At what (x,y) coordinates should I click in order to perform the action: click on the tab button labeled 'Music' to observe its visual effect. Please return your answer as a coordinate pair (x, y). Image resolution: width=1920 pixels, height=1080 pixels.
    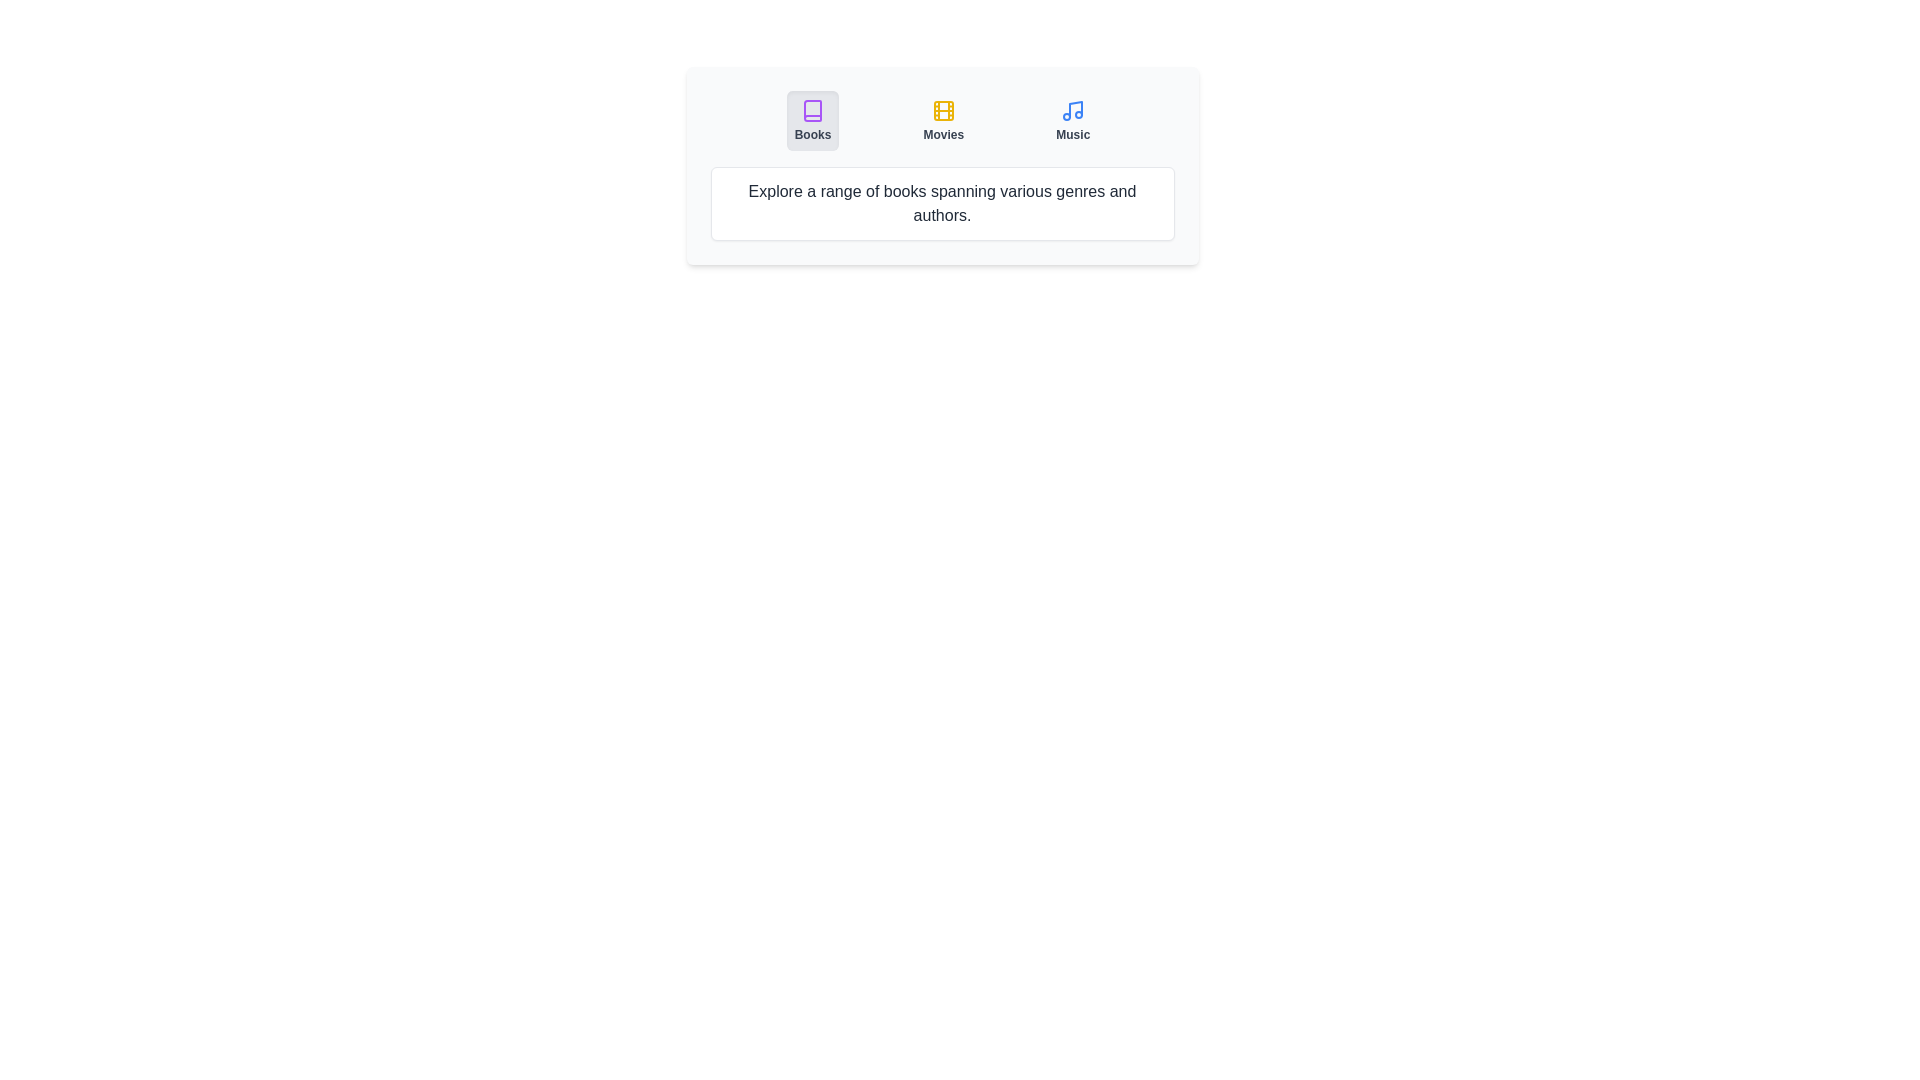
    Looking at the image, I should click on (1072, 120).